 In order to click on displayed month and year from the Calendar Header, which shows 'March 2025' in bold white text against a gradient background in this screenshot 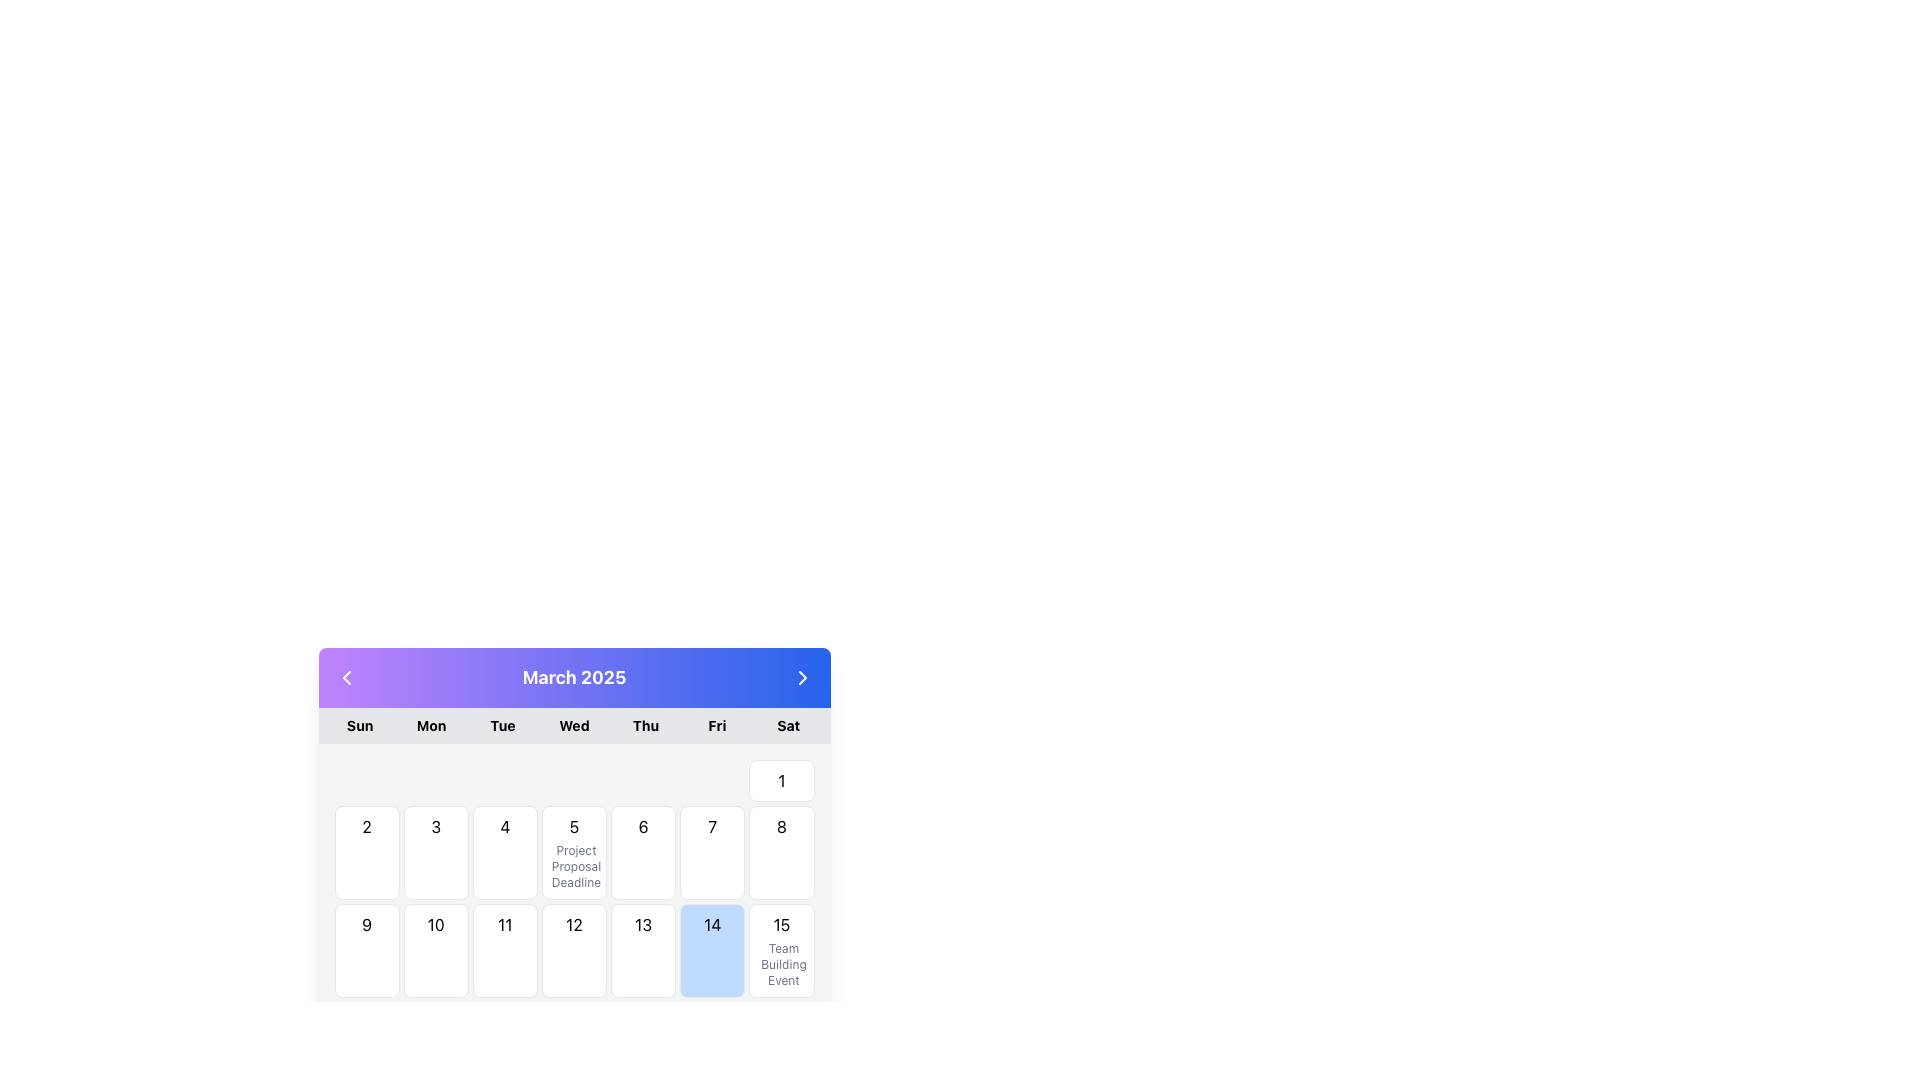, I will do `click(573, 677)`.